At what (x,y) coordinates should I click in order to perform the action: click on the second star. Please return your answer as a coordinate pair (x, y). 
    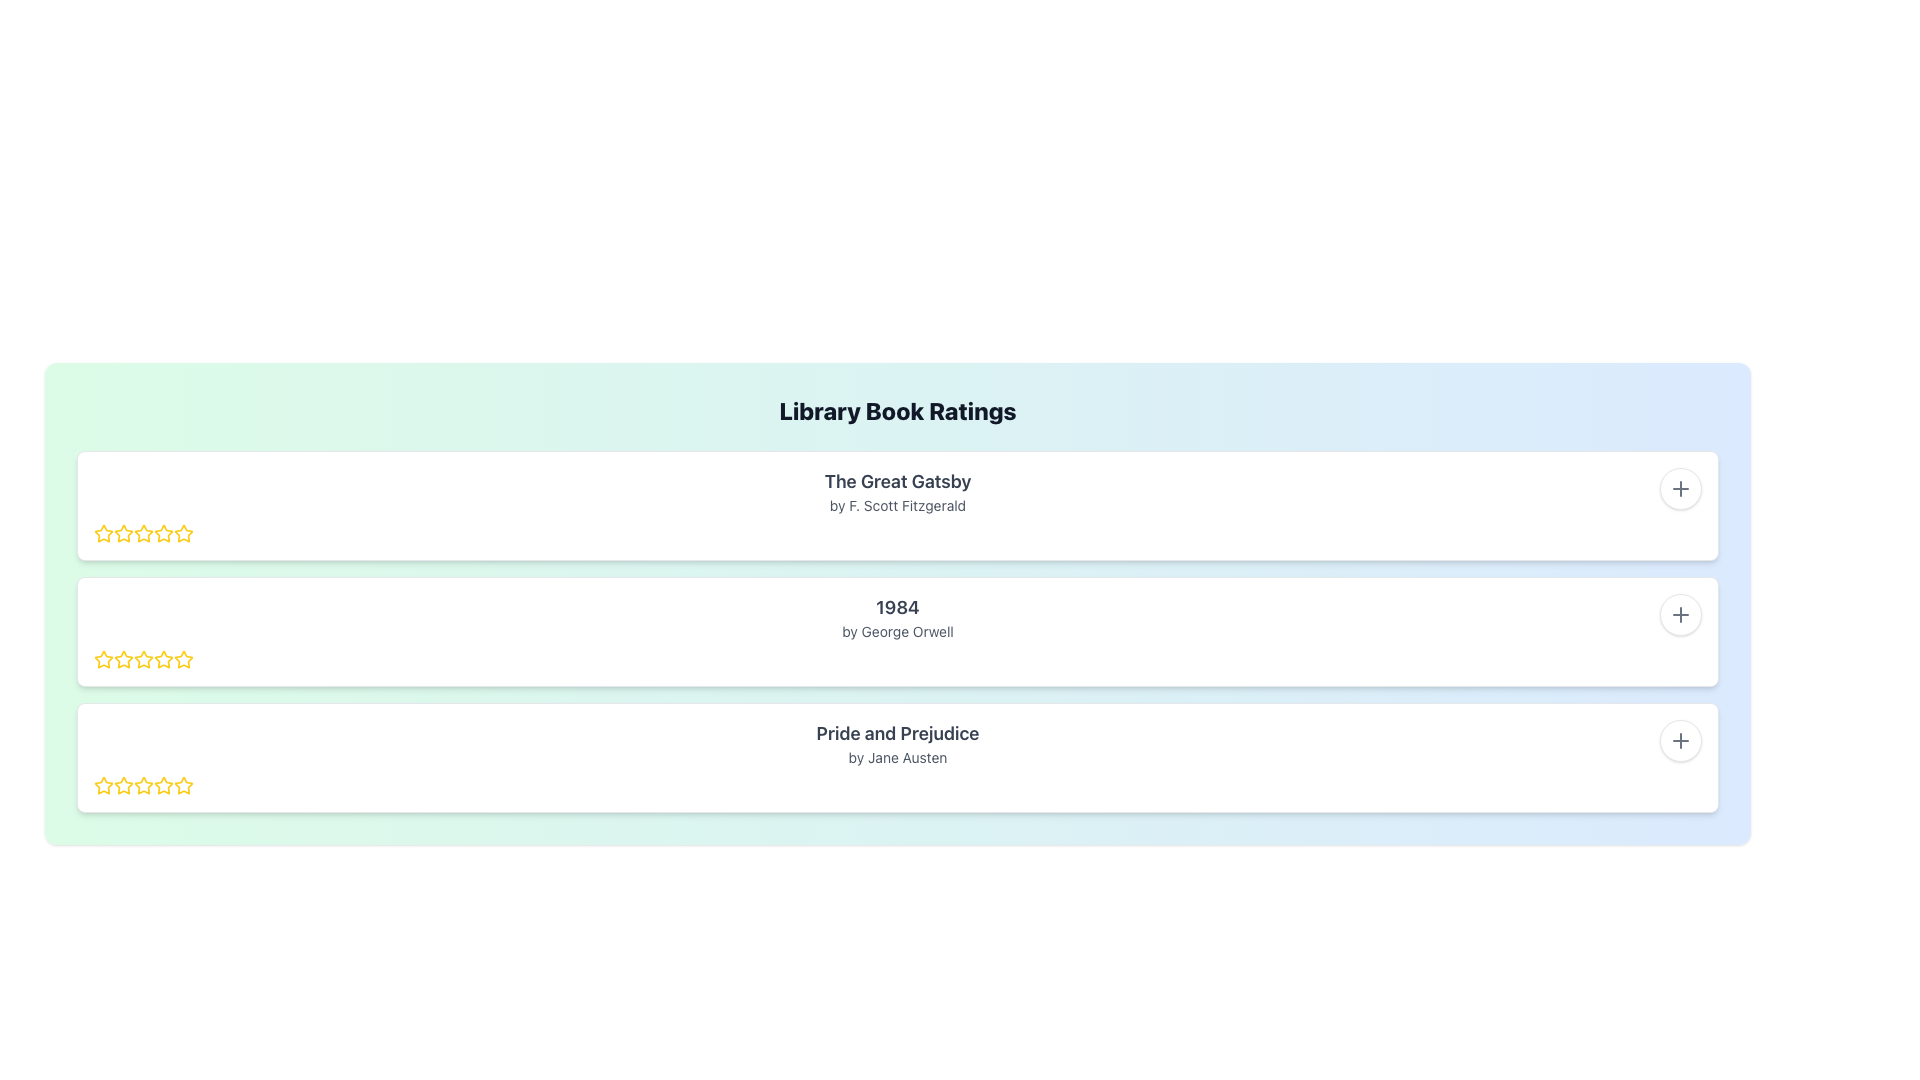
    Looking at the image, I should click on (183, 659).